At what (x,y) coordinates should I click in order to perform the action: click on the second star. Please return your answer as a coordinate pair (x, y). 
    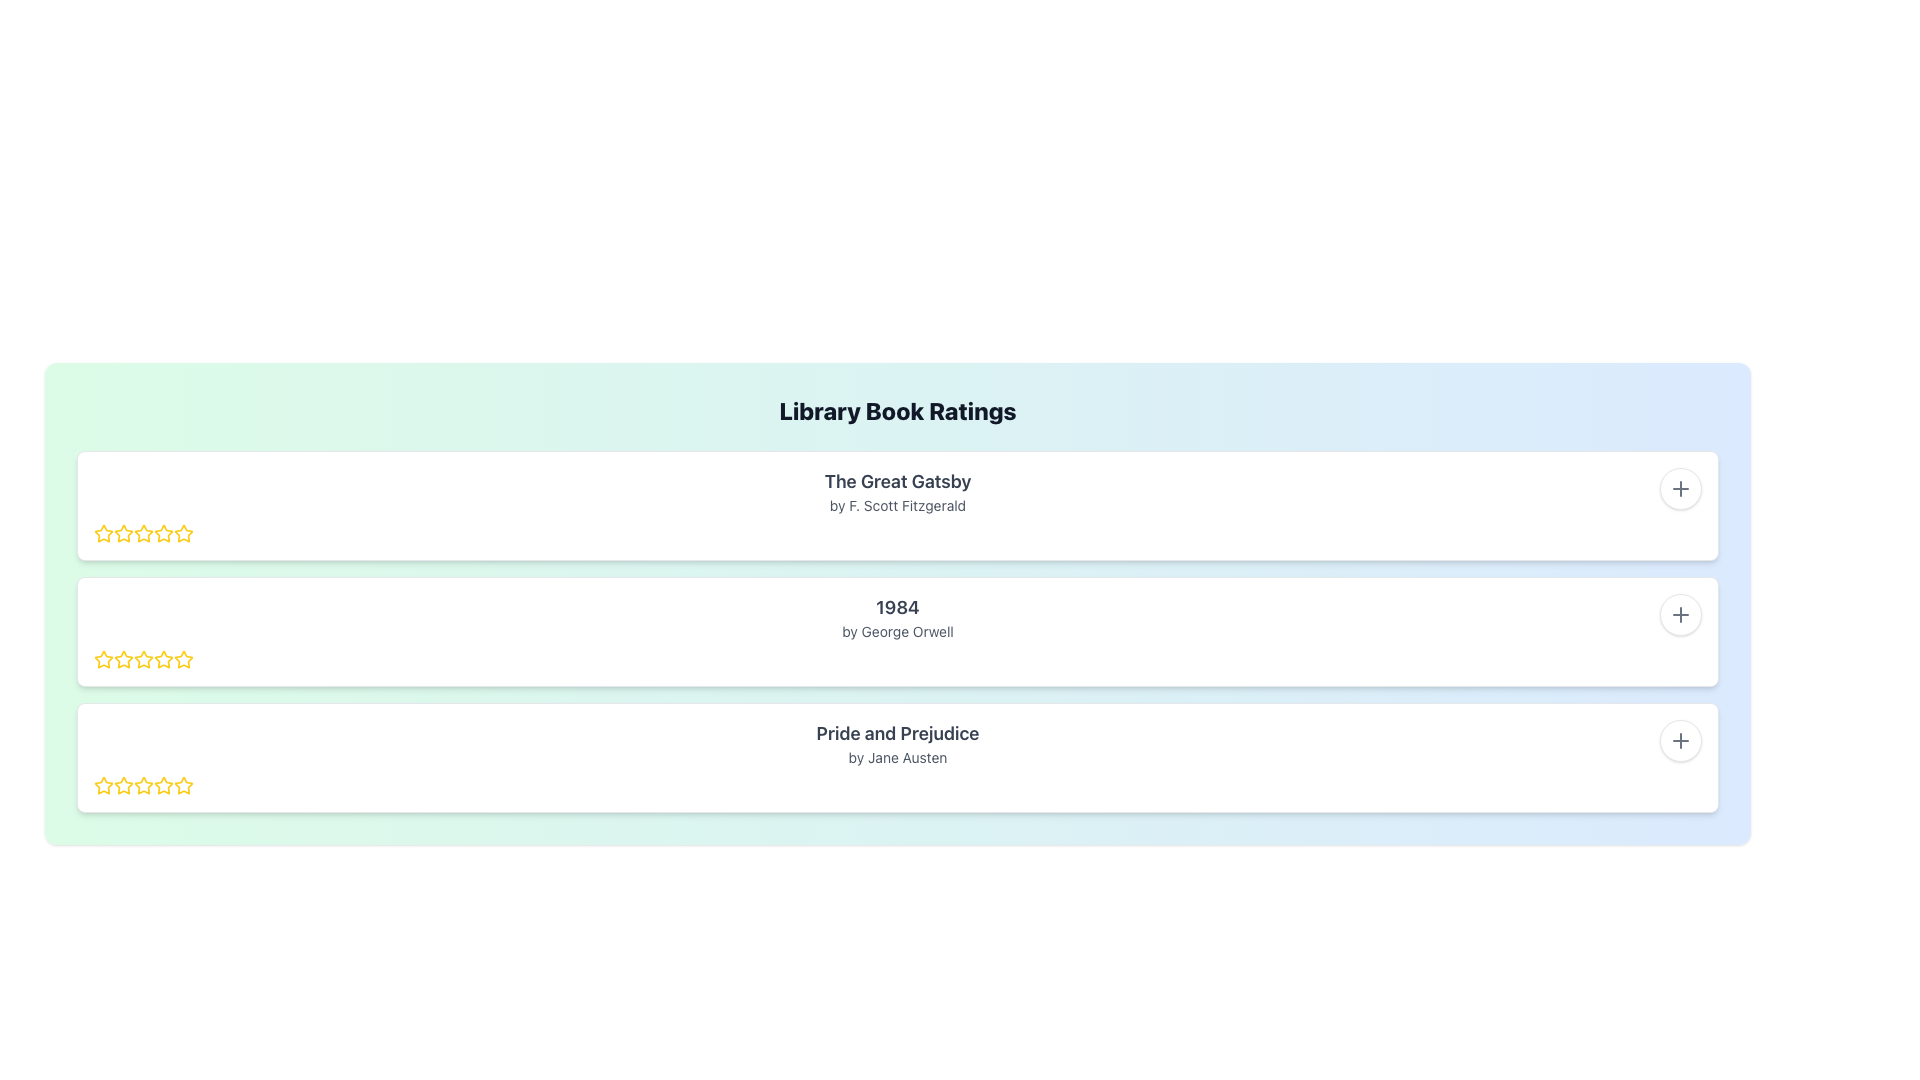
    Looking at the image, I should click on (183, 659).